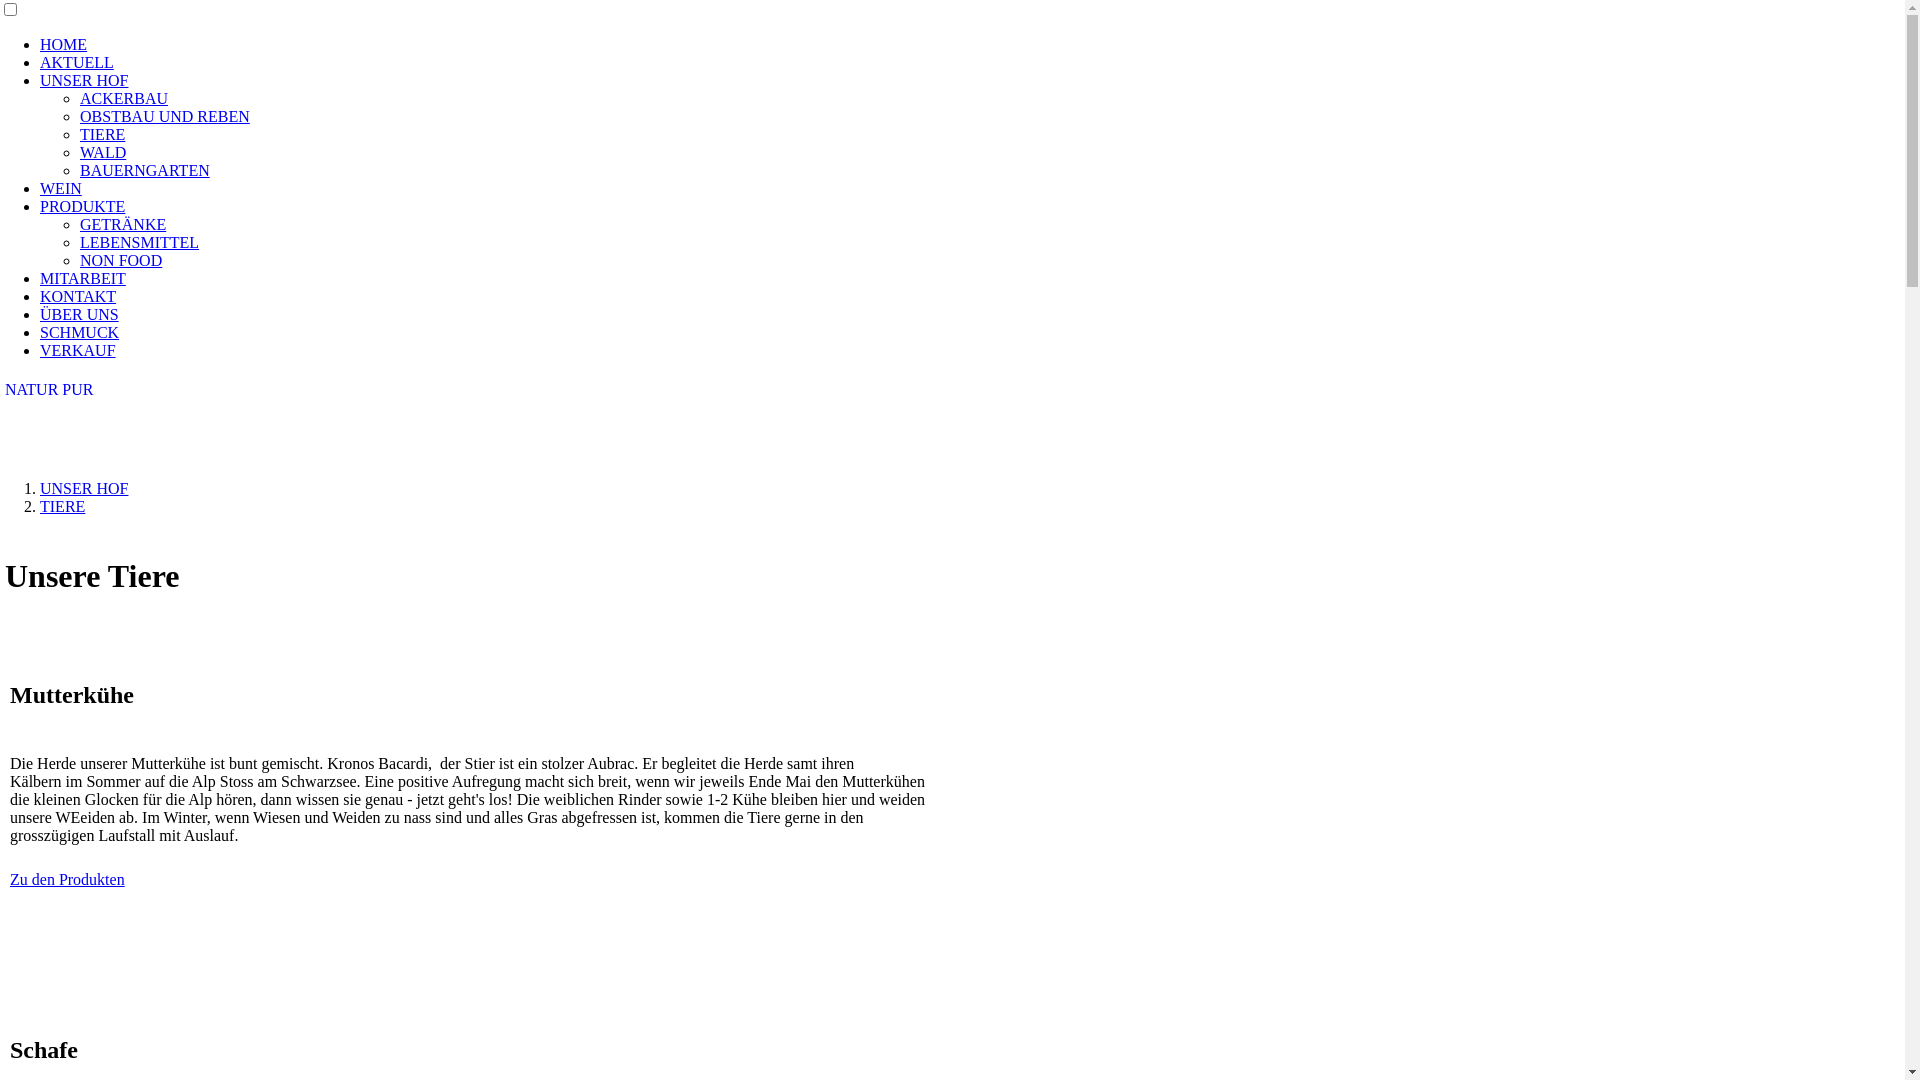  What do you see at coordinates (62, 505) in the screenshot?
I see `'TIERE'` at bounding box center [62, 505].